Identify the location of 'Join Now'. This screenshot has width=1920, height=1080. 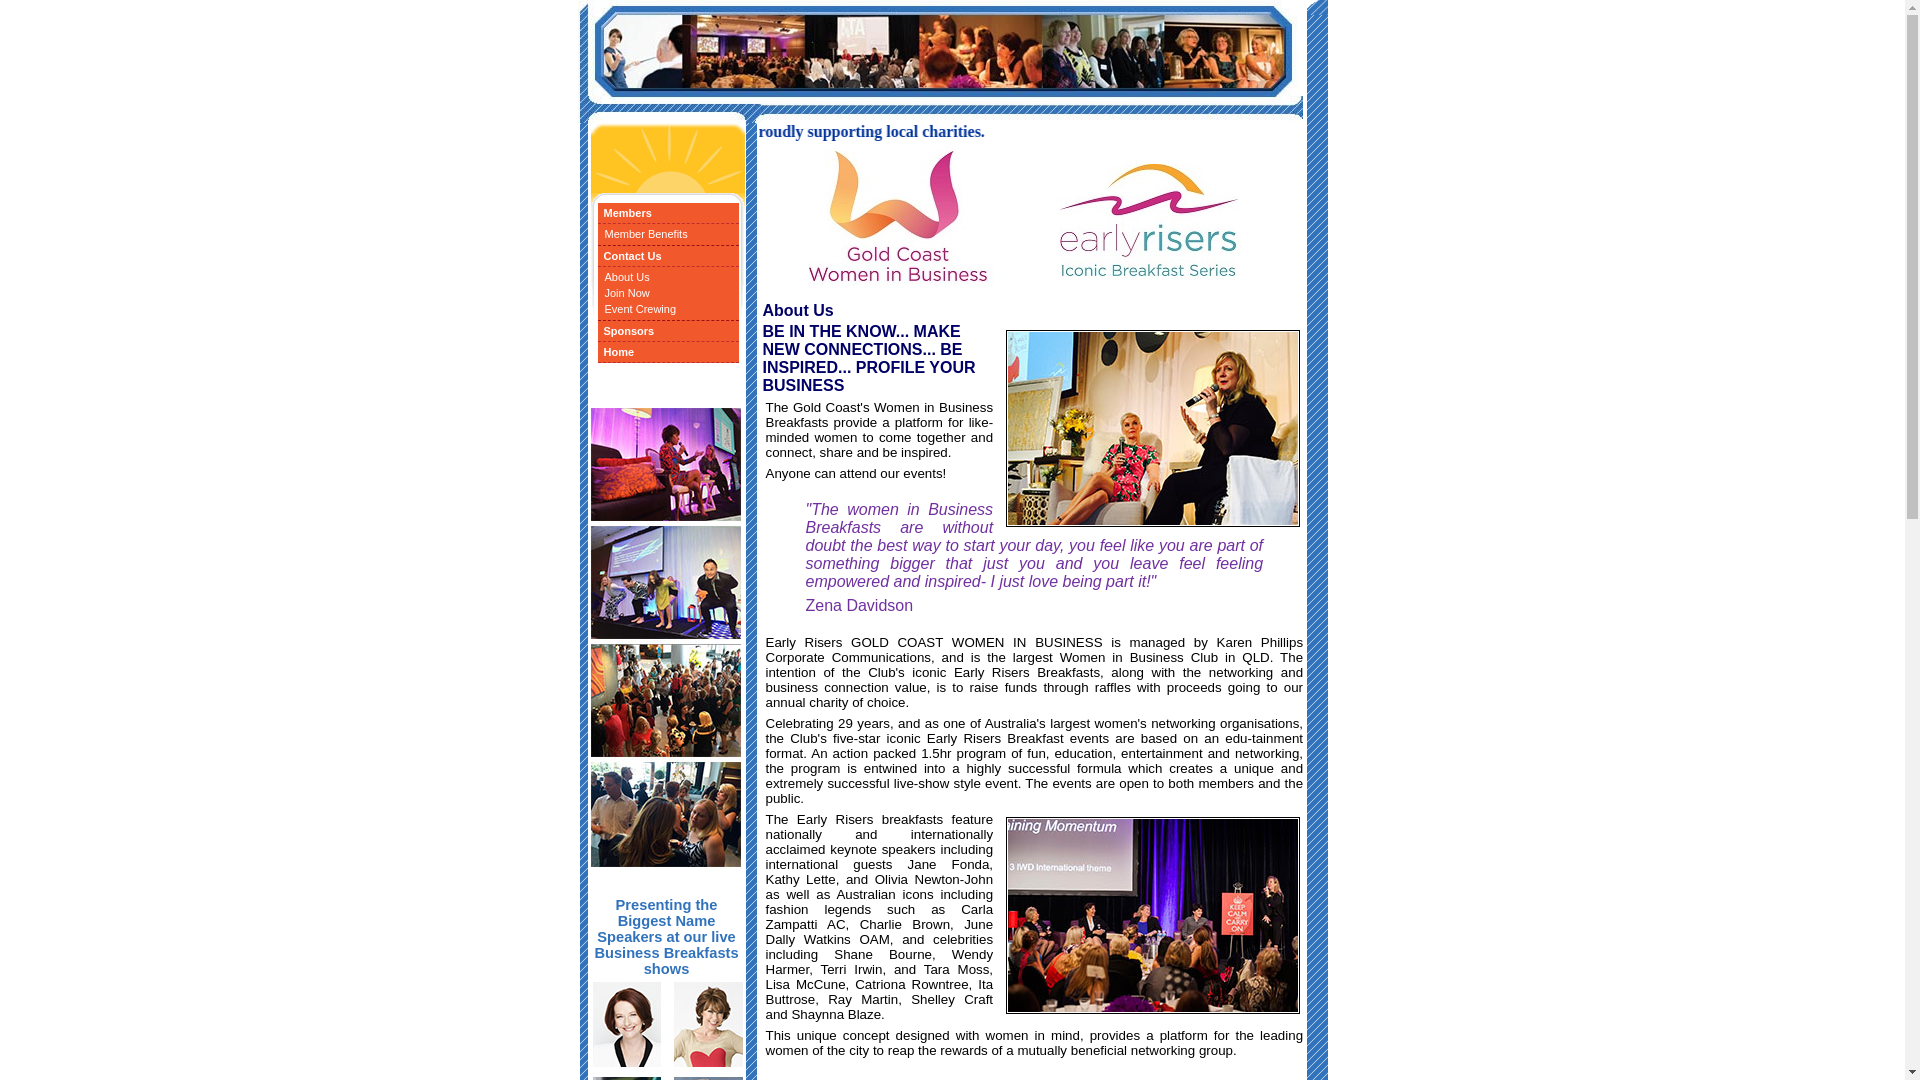
(597, 293).